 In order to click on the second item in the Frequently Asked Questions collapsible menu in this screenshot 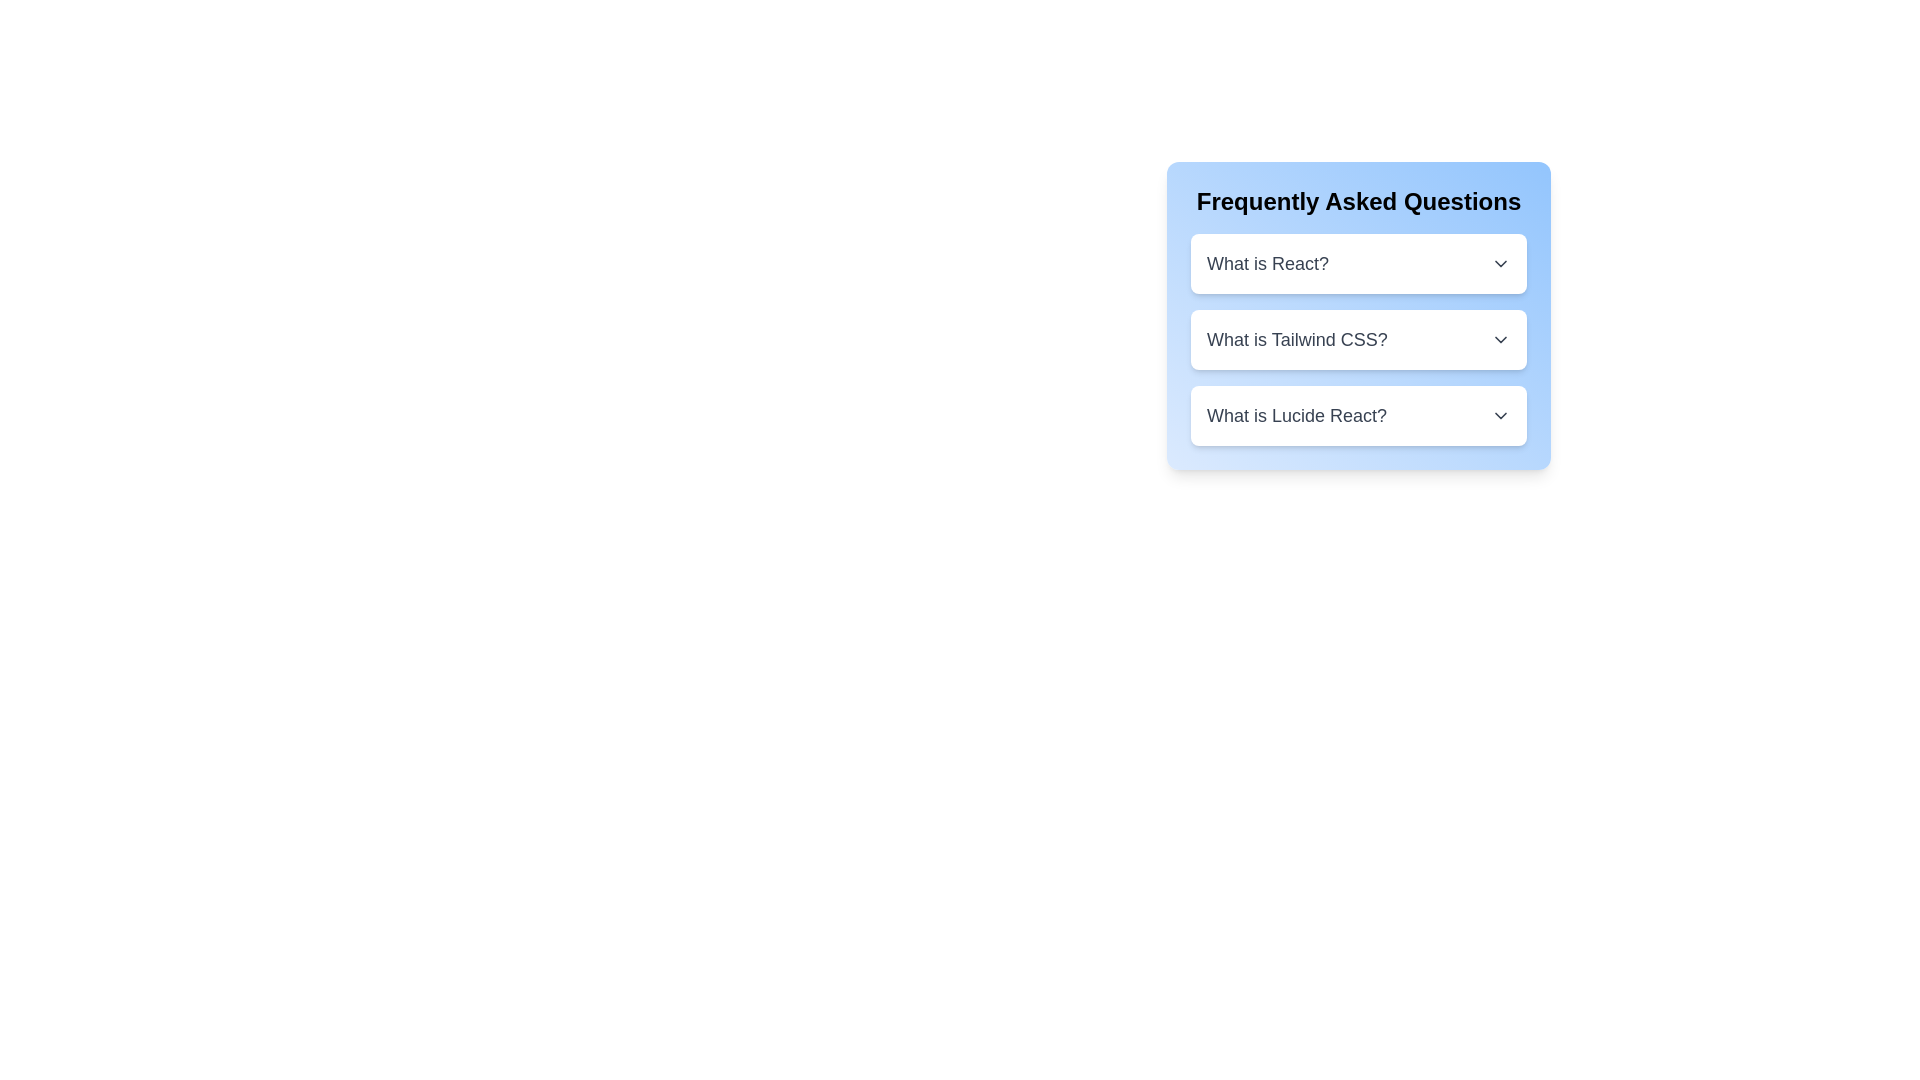, I will do `click(1358, 315)`.